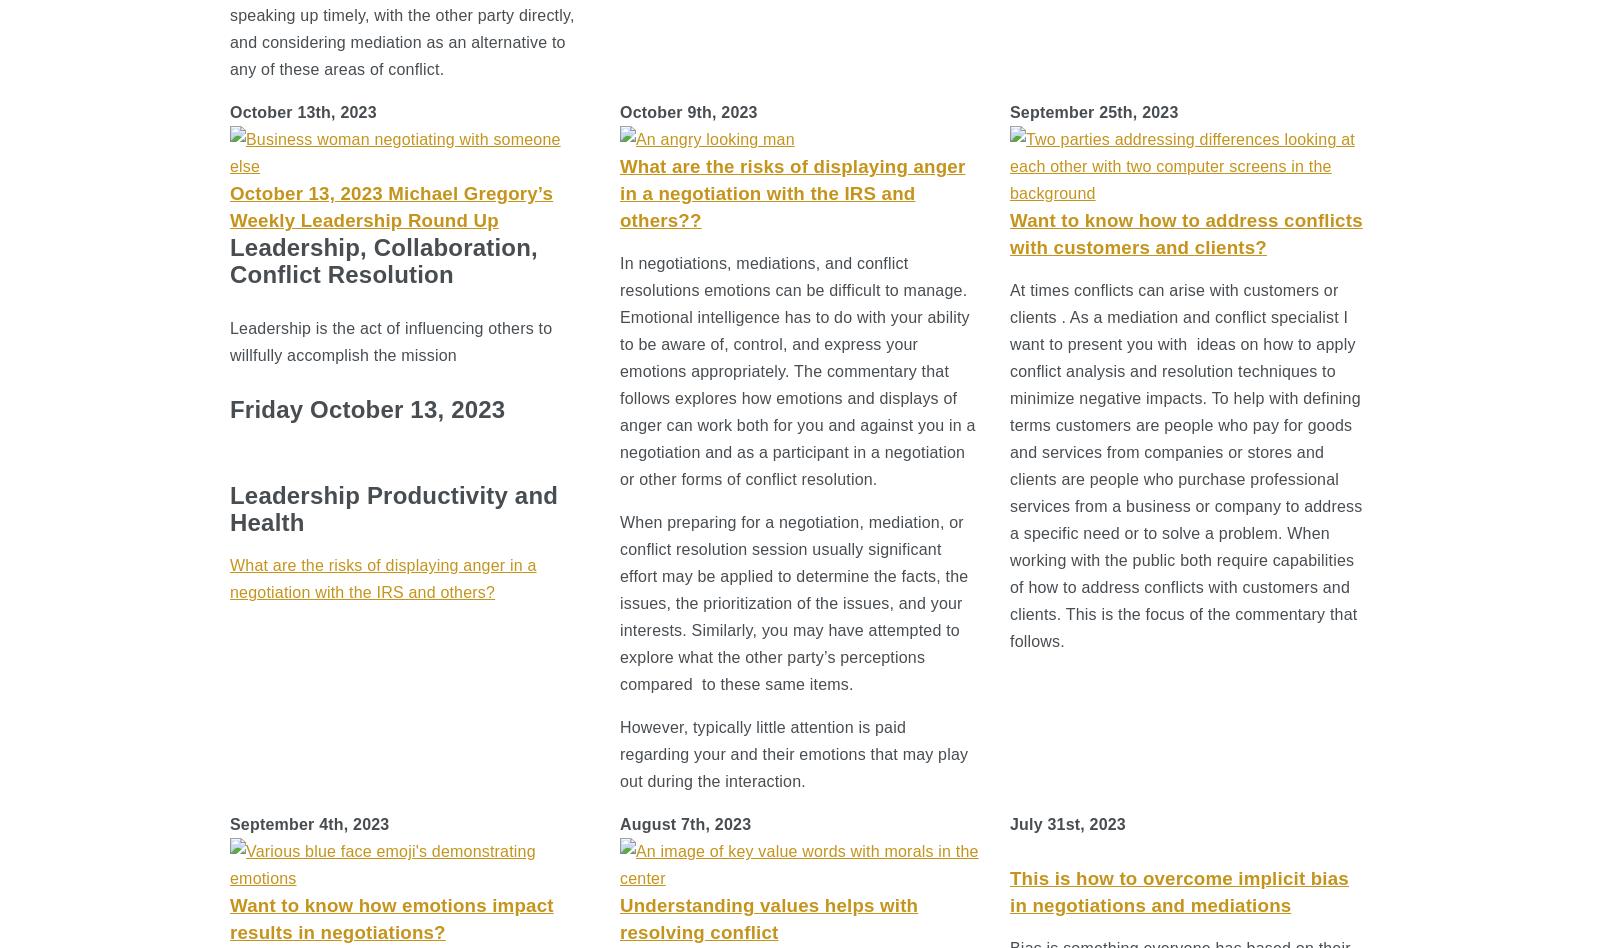 The image size is (1600, 948). I want to click on 'In negotiations, mediations, and conflict resolutions emotions can be difficult to manage. Emotional intelligence has to do with your ability to be aware of, control, and express your emotions appropriately. The commentary that follows explores how emotions and displays of anger can work both for you and against you in a negotiation and as a participant in a negotiation or other forms of conflict resolution.', so click(797, 370).